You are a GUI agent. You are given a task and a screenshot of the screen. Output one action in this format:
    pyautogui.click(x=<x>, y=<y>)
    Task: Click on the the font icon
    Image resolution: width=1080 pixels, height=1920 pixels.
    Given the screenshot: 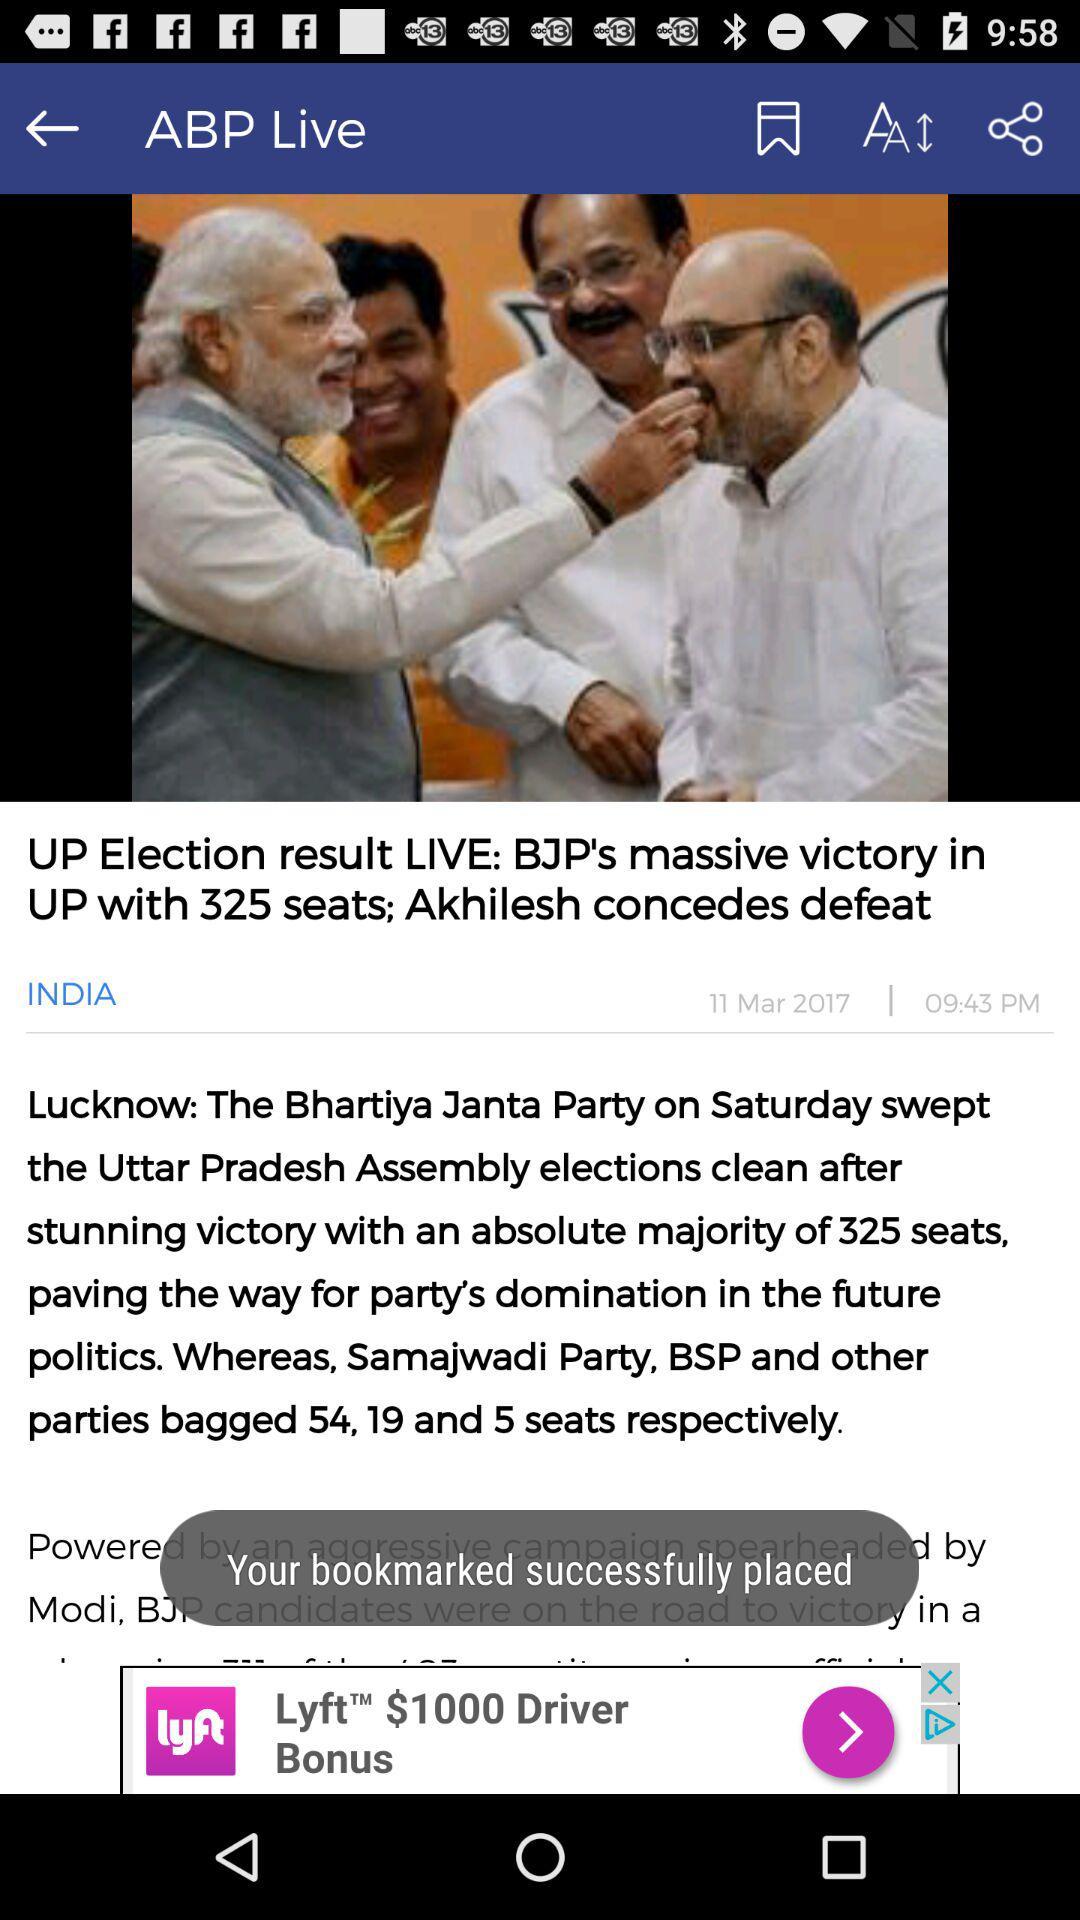 What is the action you would take?
    pyautogui.click(x=894, y=136)
    